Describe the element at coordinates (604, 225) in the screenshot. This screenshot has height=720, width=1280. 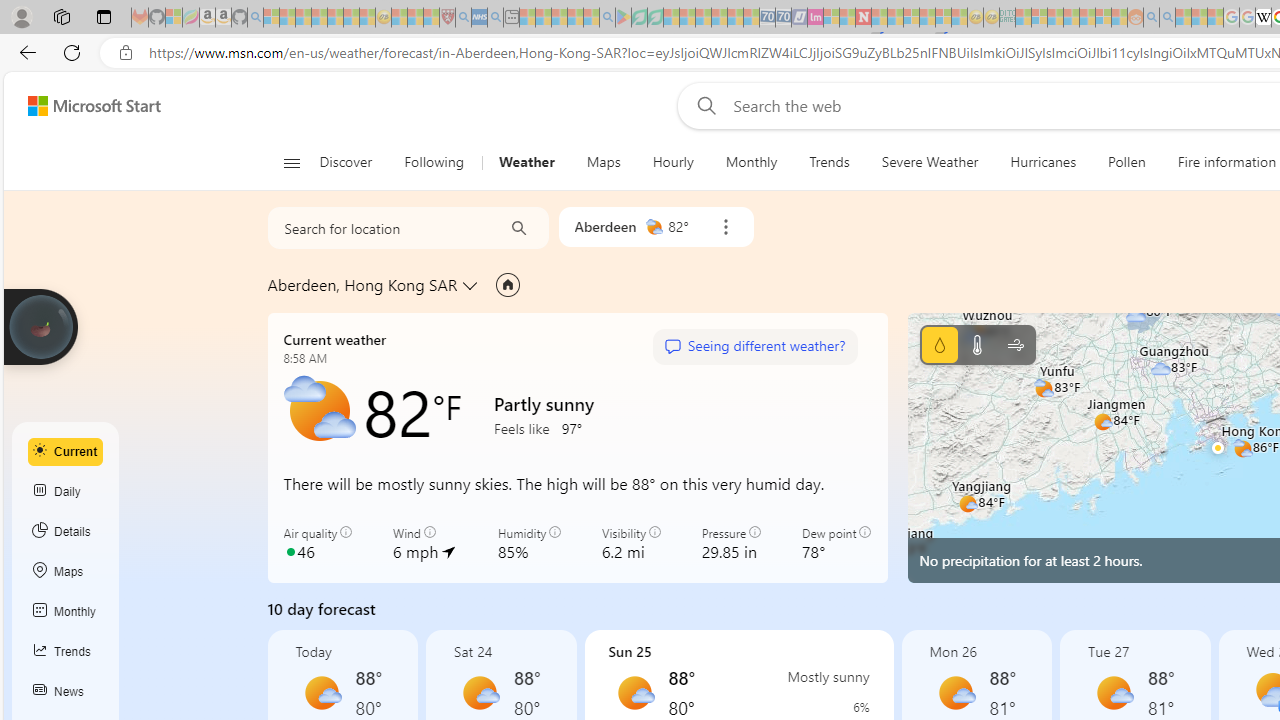
I see `'Aberdeen'` at that location.